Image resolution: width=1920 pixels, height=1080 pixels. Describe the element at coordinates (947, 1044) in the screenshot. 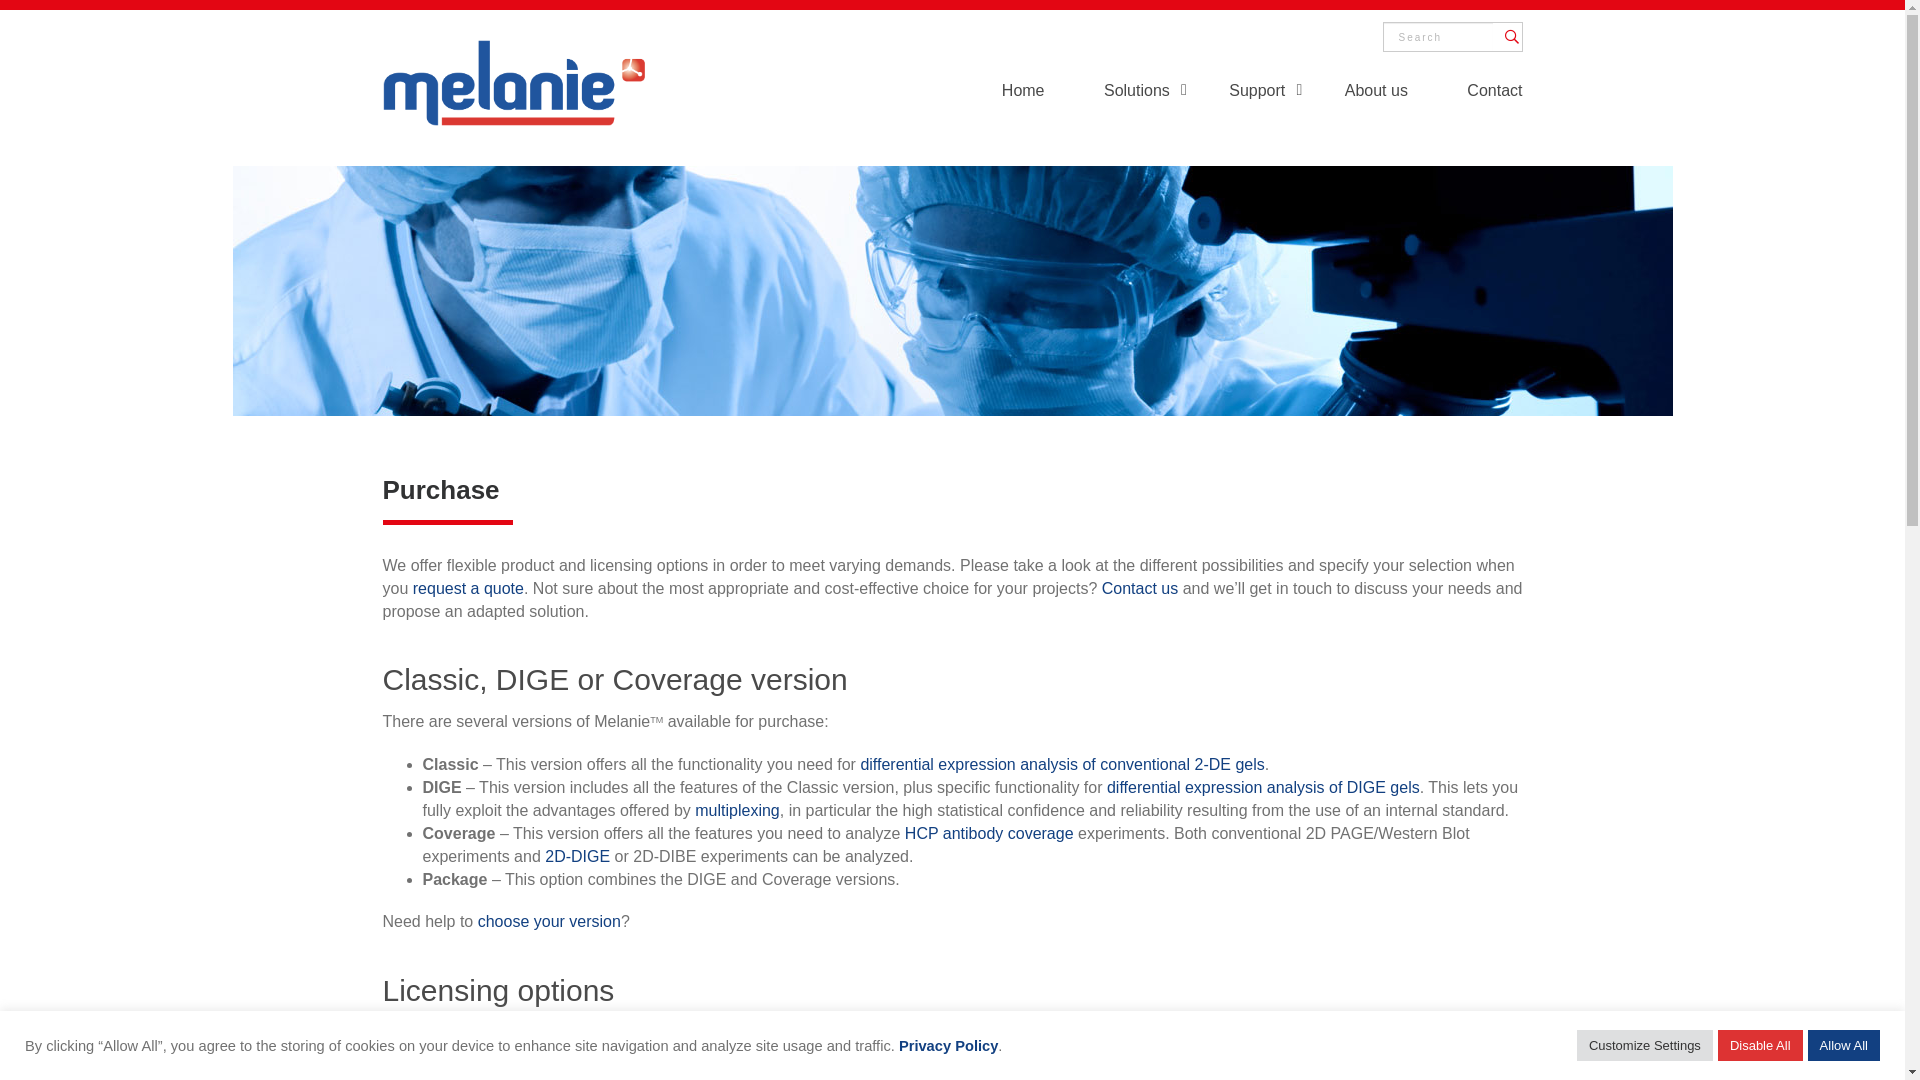

I see `'Privacy Policy'` at that location.